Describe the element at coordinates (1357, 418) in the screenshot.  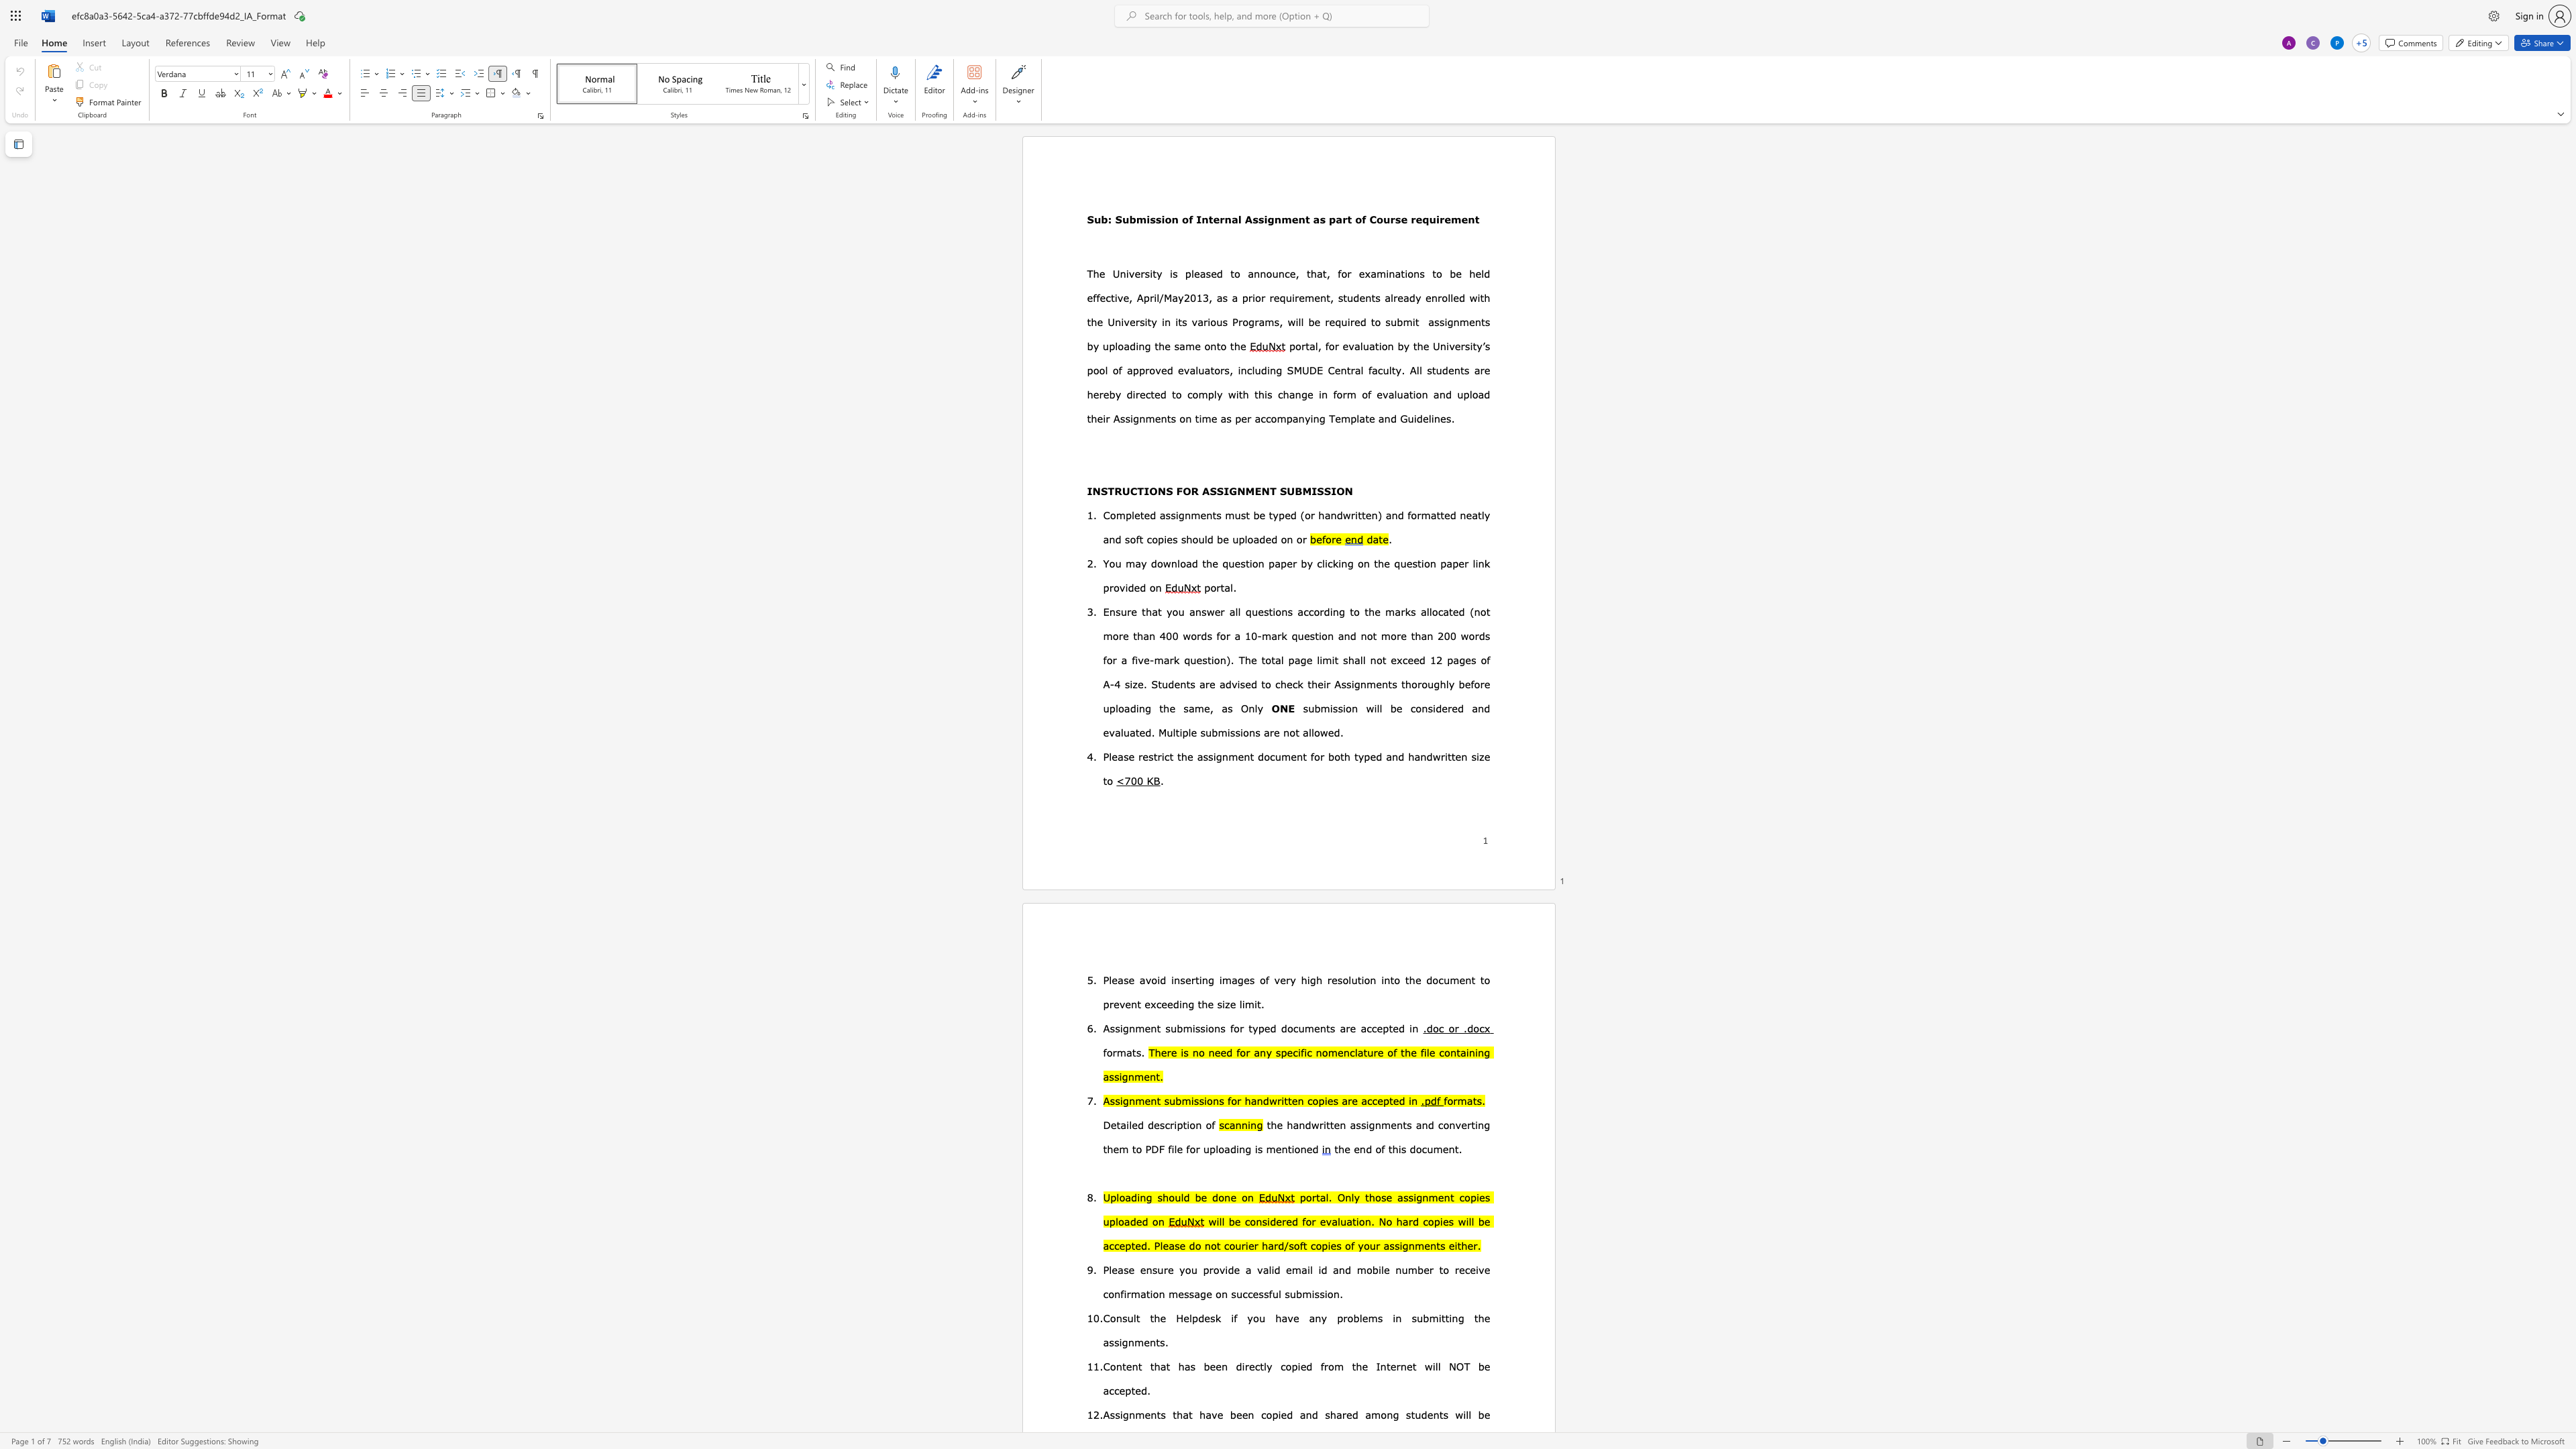
I see `the 1th character "l" in the text` at that location.